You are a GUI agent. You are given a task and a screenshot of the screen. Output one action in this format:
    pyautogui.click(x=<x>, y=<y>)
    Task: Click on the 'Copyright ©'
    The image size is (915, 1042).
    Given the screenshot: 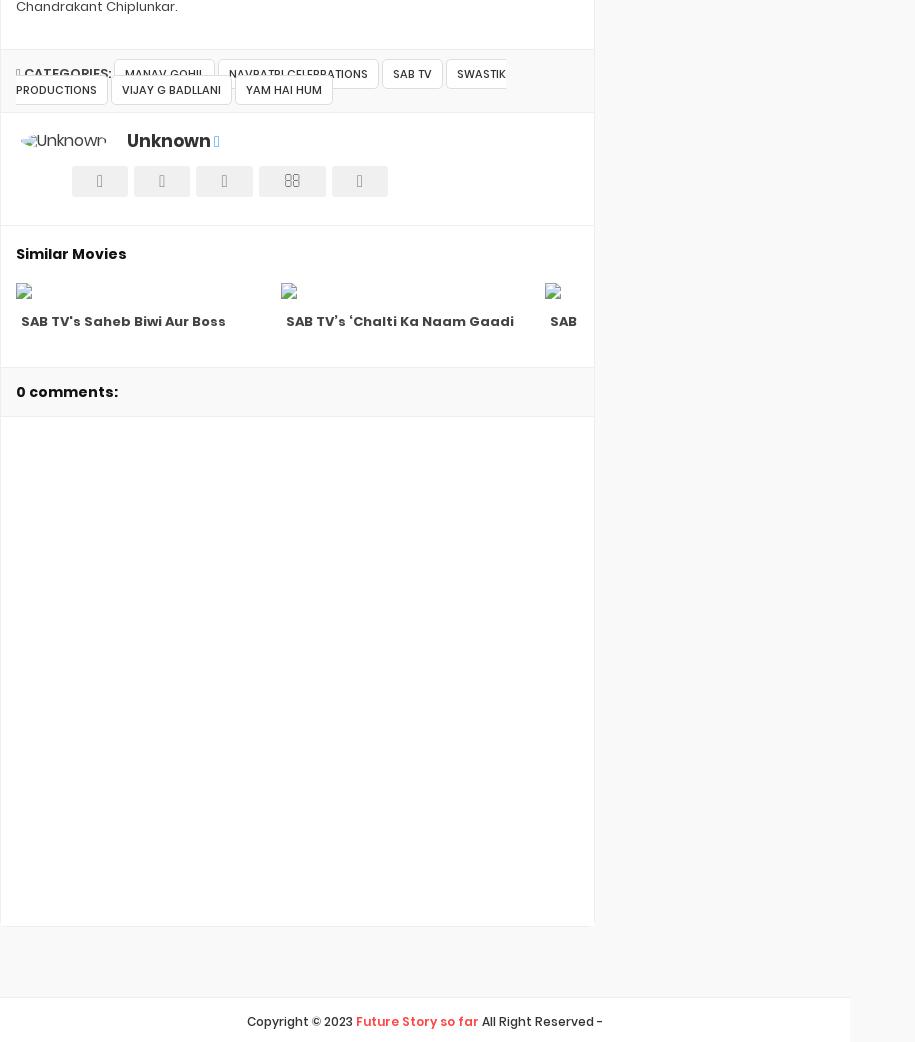 What is the action you would take?
    pyautogui.click(x=284, y=1021)
    